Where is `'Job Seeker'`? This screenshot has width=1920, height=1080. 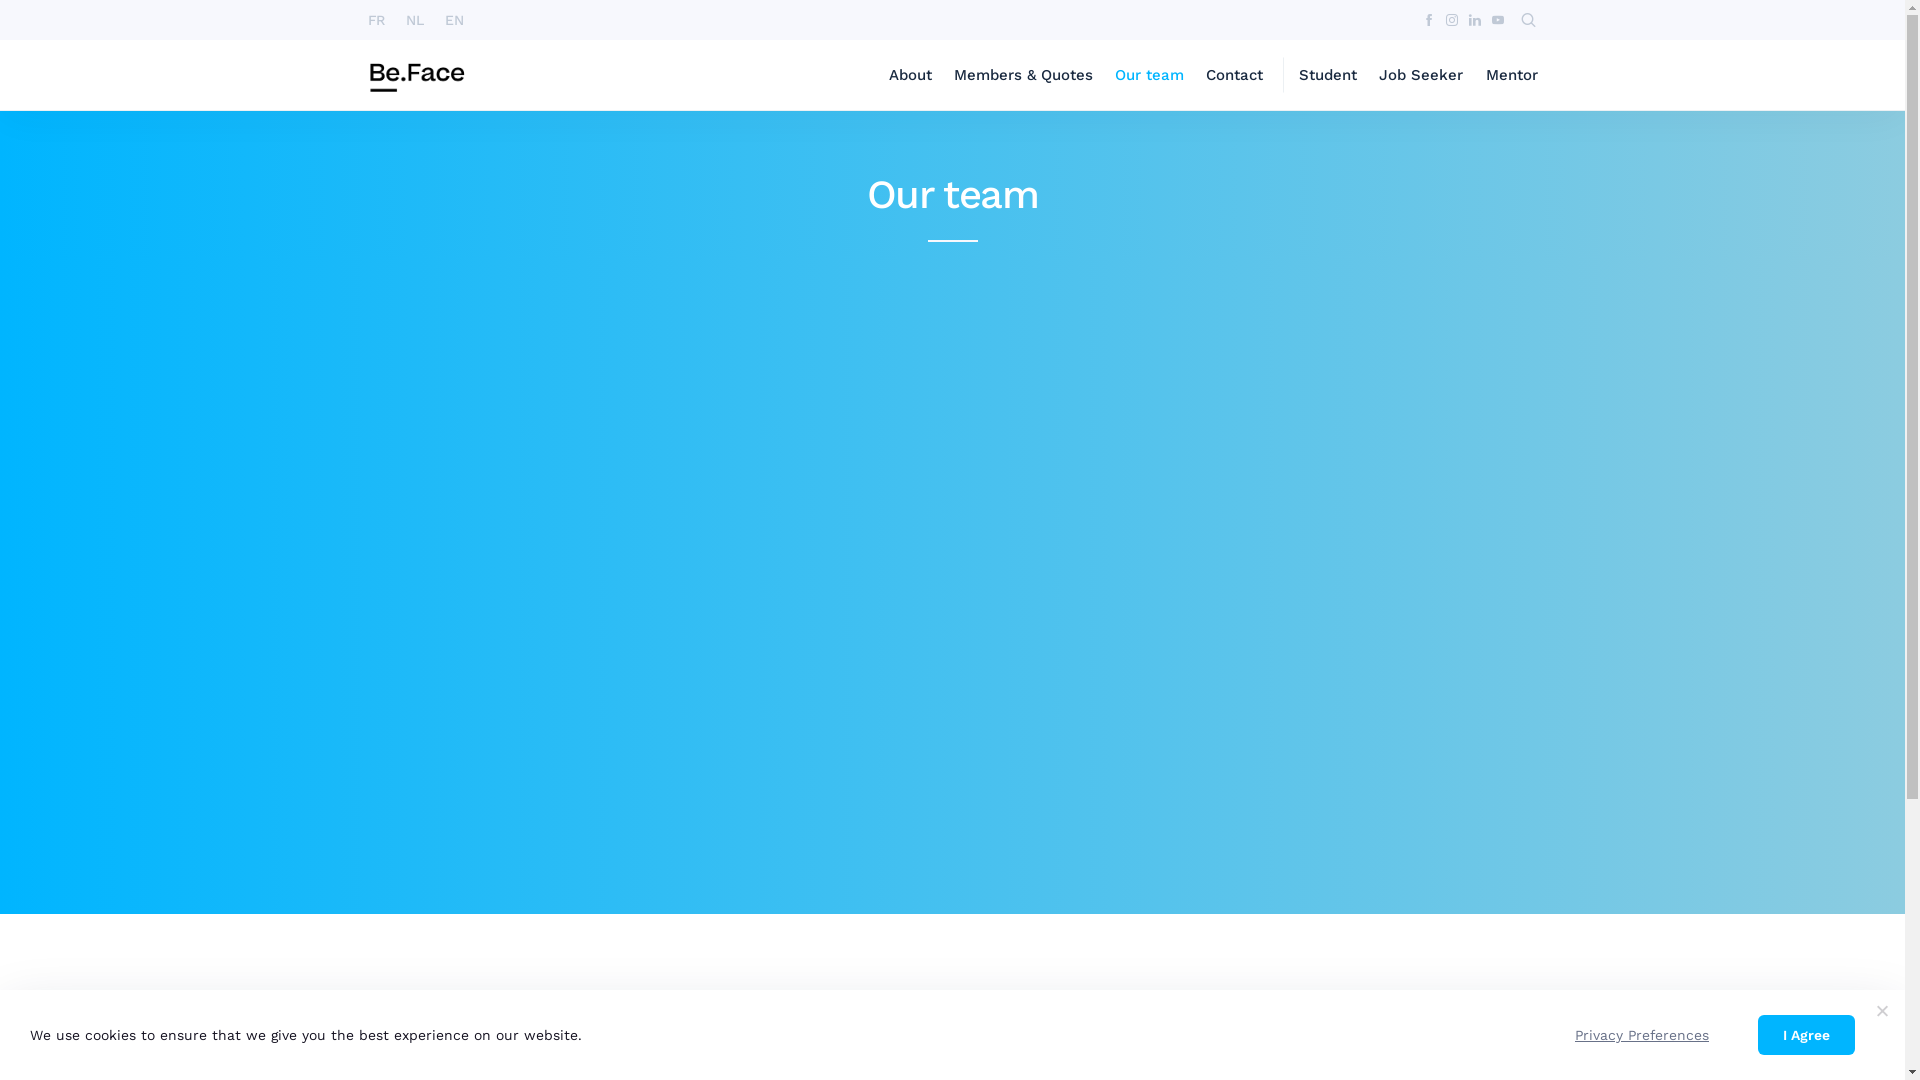
'Job Seeker' is located at coordinates (1419, 73).